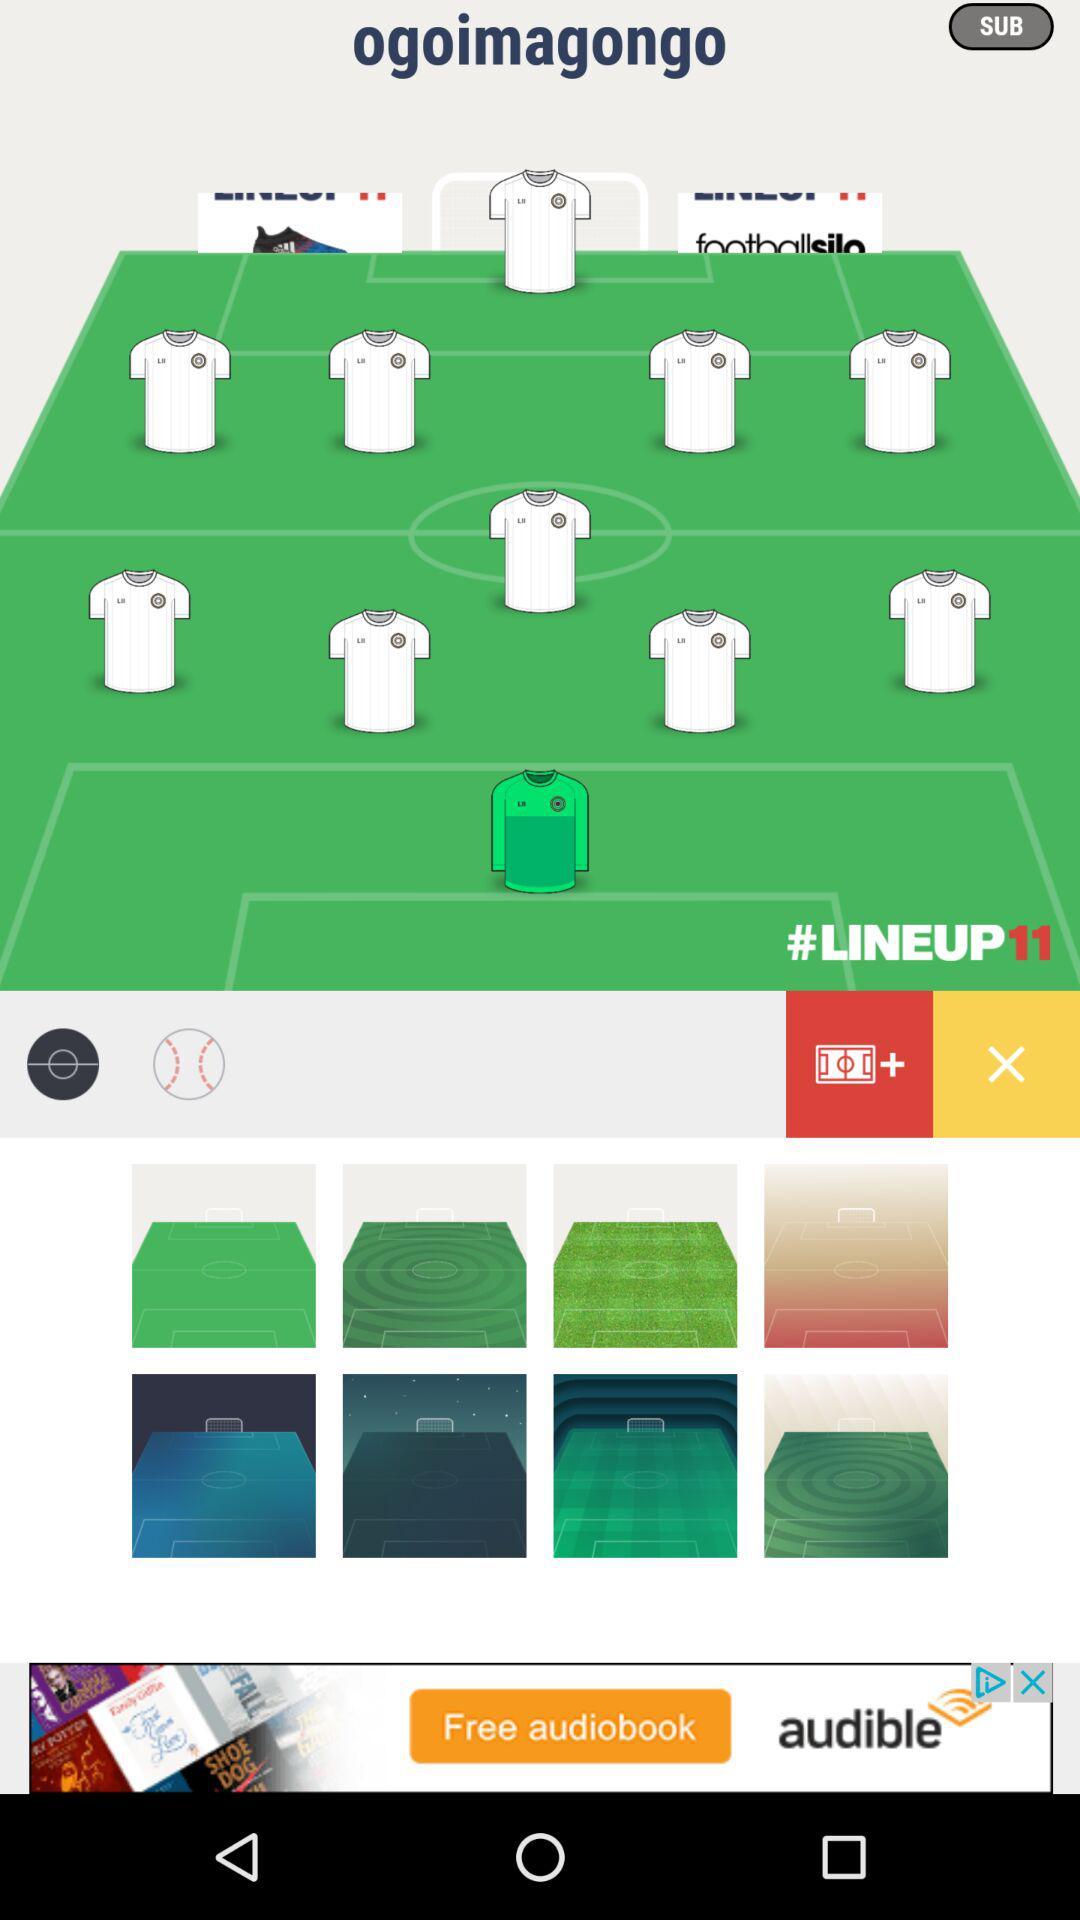 The width and height of the screenshot is (1080, 1920). What do you see at coordinates (433, 1254) in the screenshot?
I see `the minus icon` at bounding box center [433, 1254].